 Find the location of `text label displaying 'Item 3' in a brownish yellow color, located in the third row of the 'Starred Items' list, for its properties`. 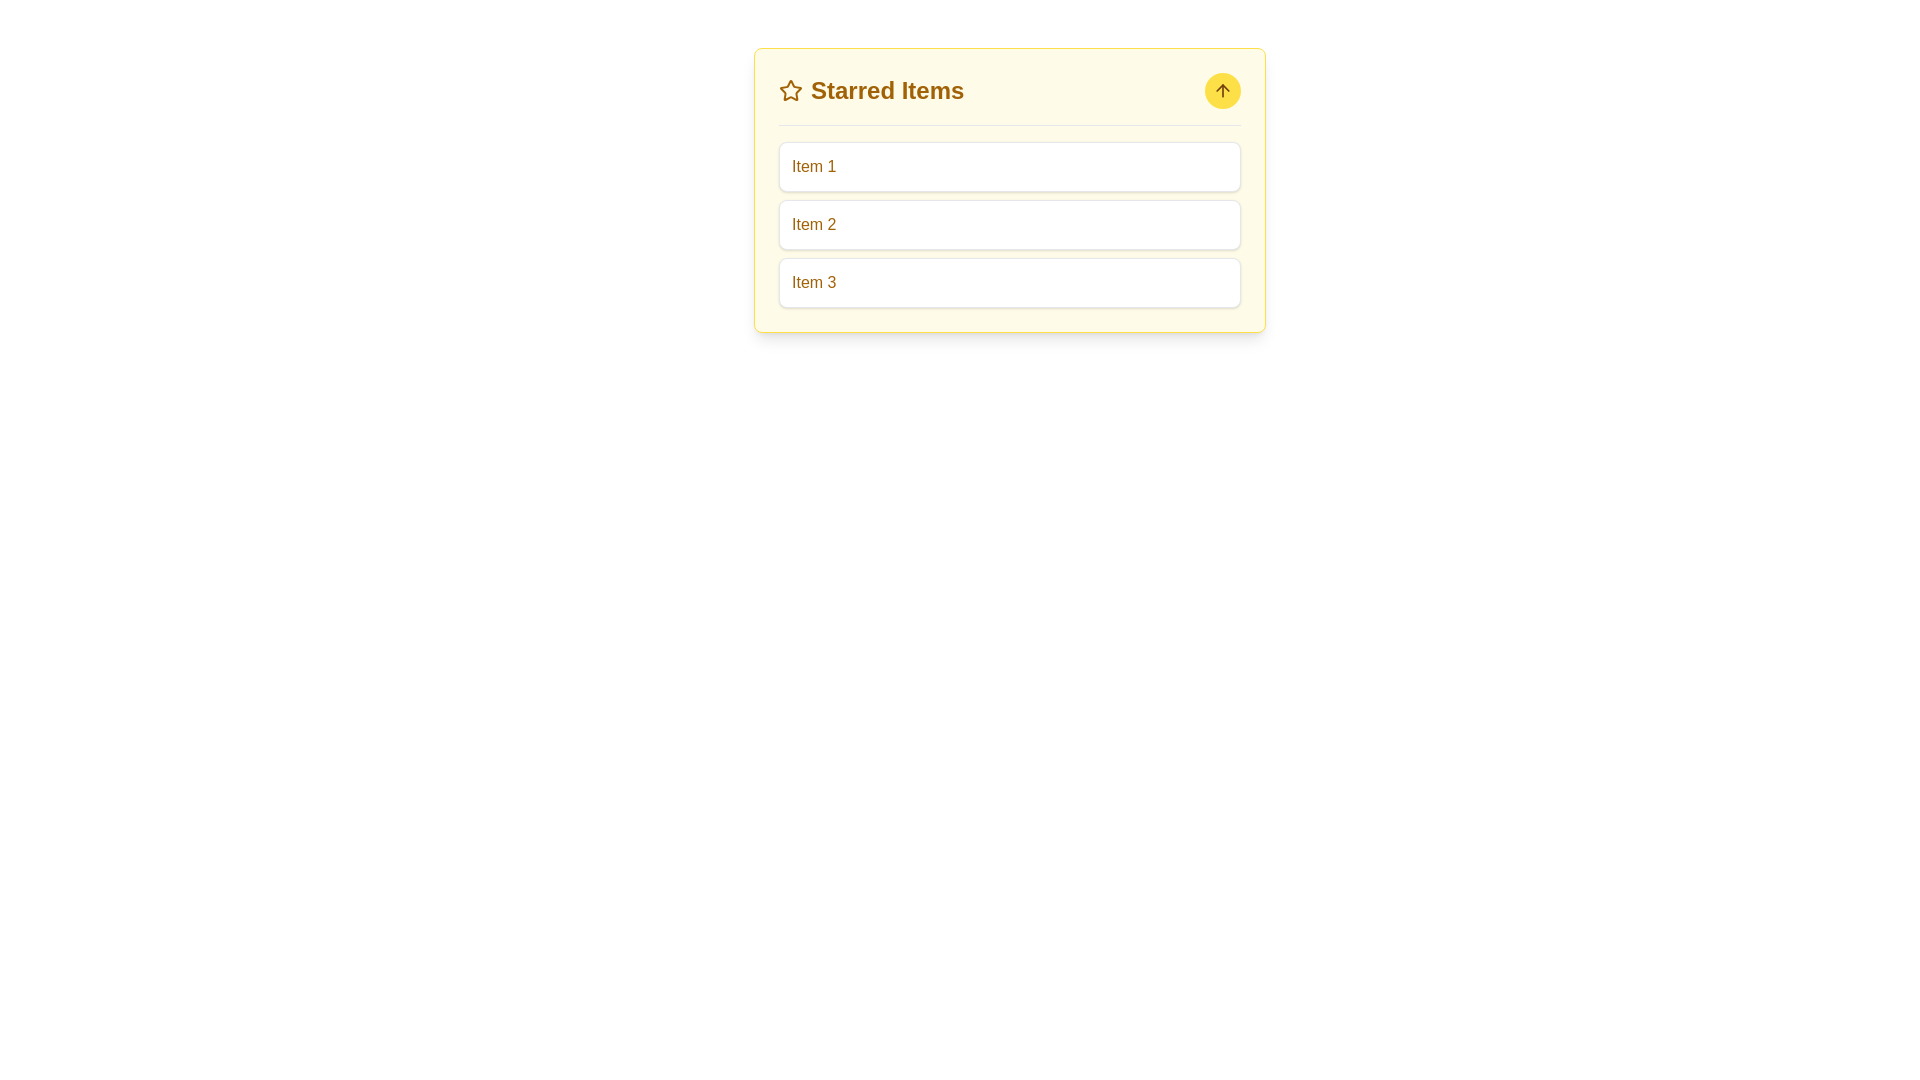

text label displaying 'Item 3' in a brownish yellow color, located in the third row of the 'Starred Items' list, for its properties is located at coordinates (814, 282).